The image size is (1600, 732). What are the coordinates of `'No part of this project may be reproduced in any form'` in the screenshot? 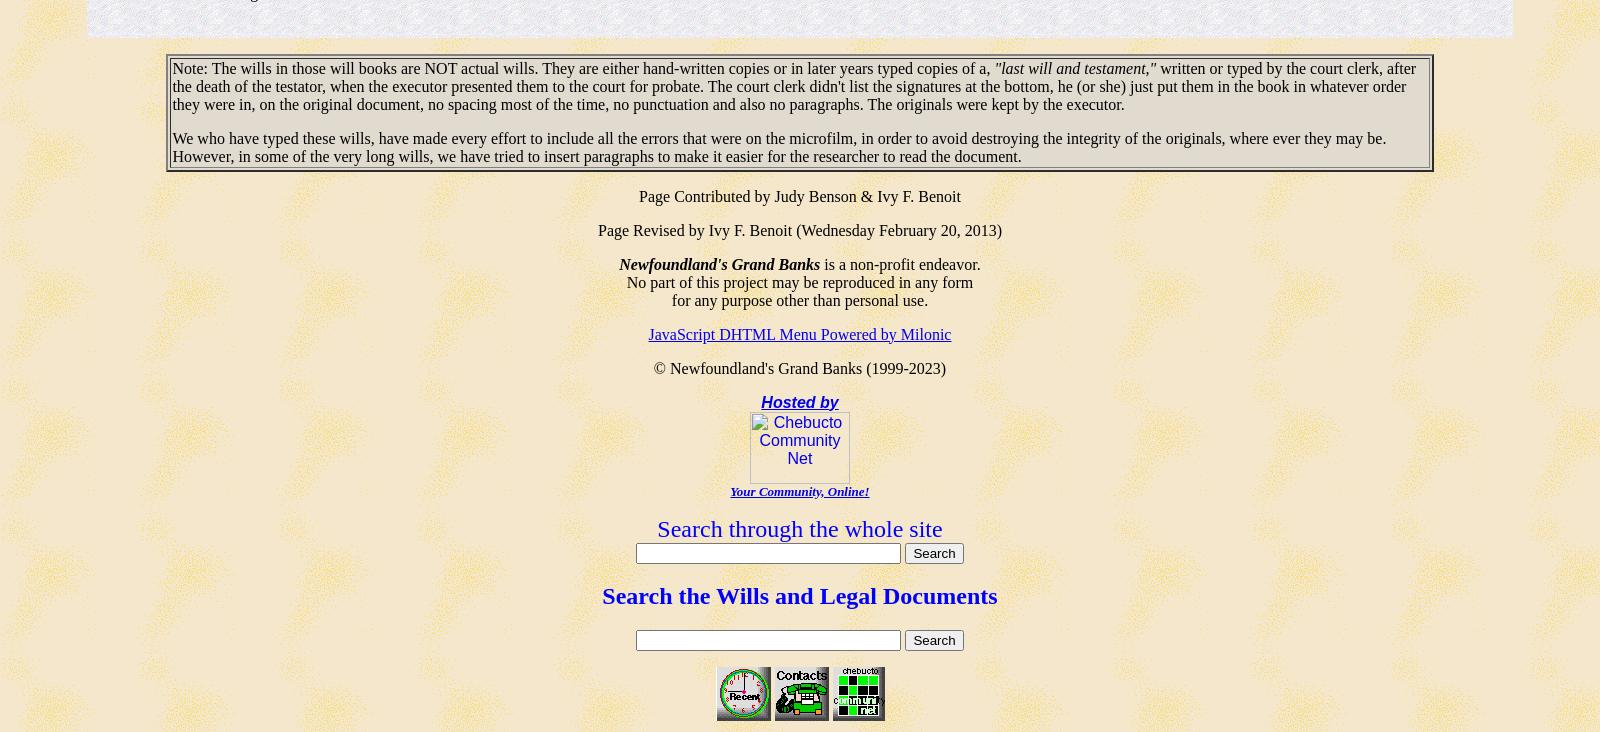 It's located at (799, 281).